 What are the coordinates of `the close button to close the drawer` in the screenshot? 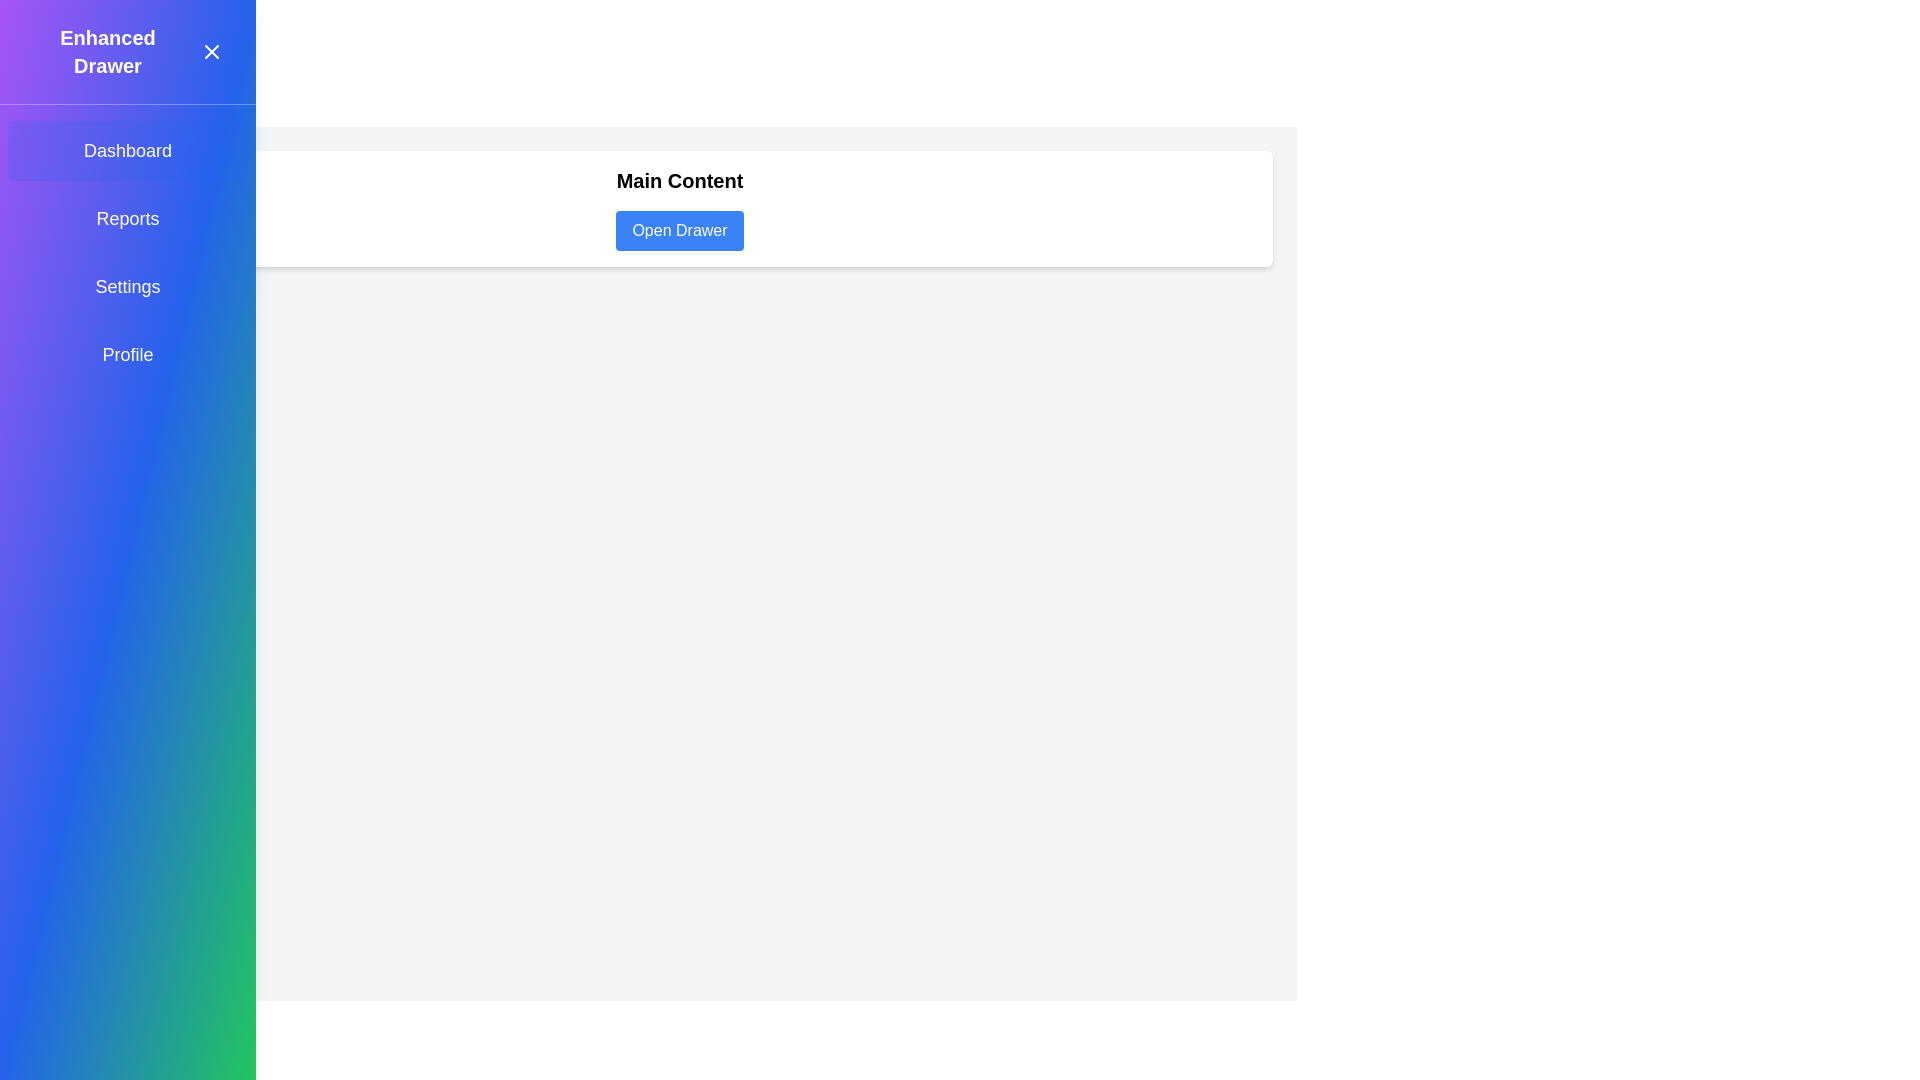 It's located at (211, 50).